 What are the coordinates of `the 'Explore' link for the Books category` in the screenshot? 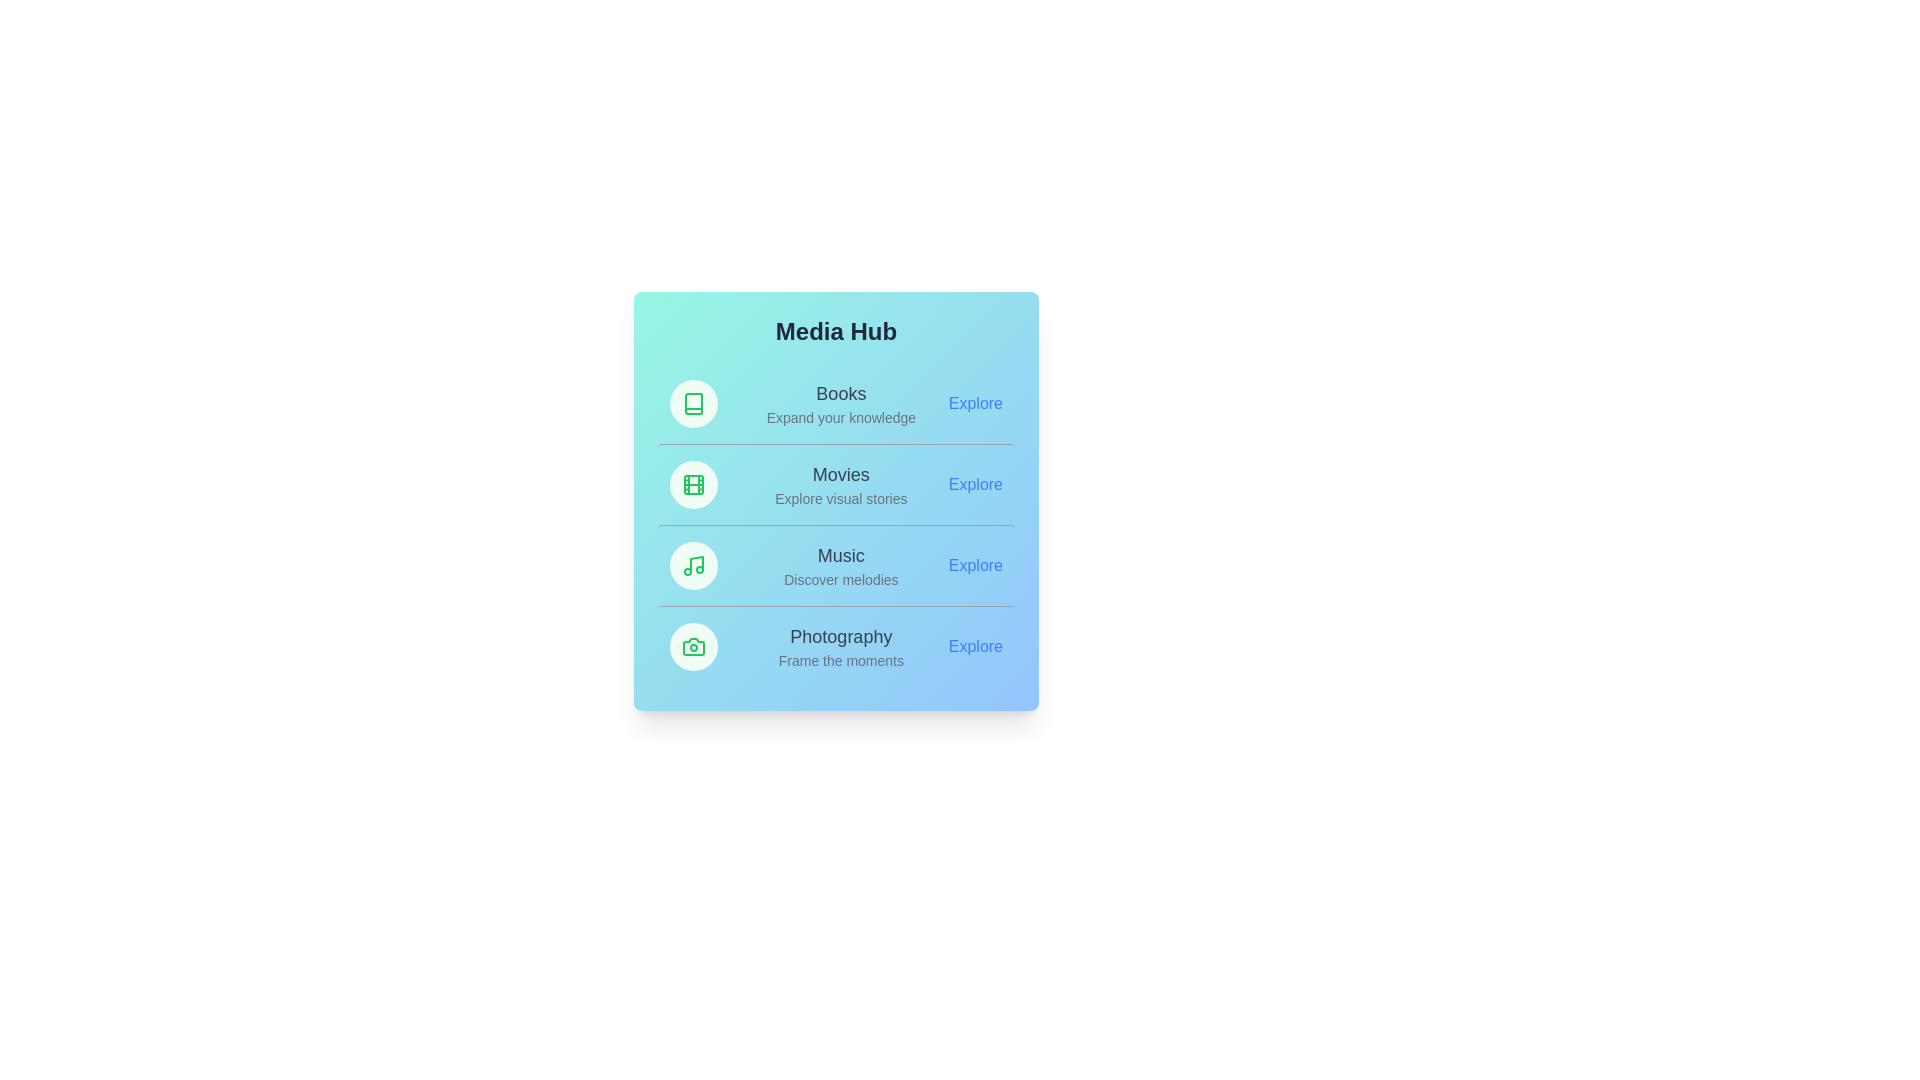 It's located at (975, 404).